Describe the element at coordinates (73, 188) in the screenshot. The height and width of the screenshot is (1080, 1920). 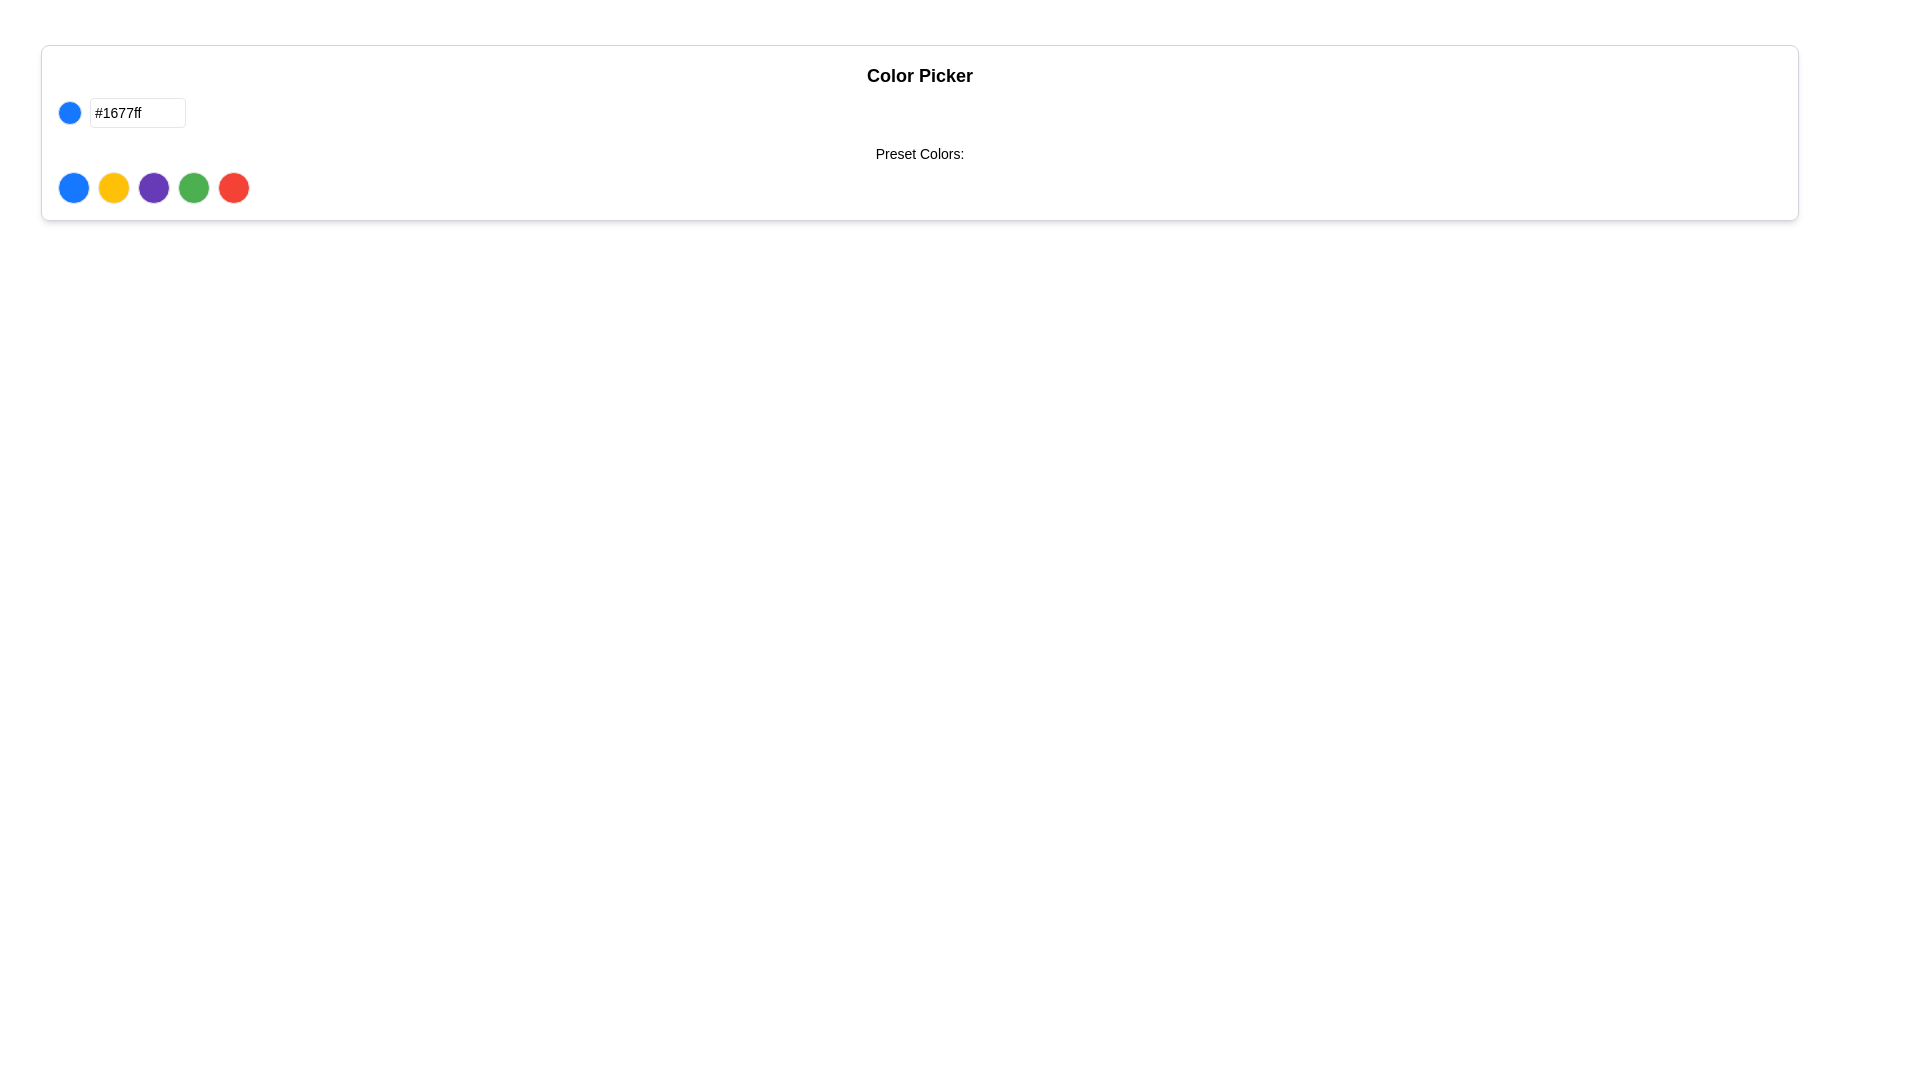
I see `the first circular button in the 'Preset Colors' row` at that location.